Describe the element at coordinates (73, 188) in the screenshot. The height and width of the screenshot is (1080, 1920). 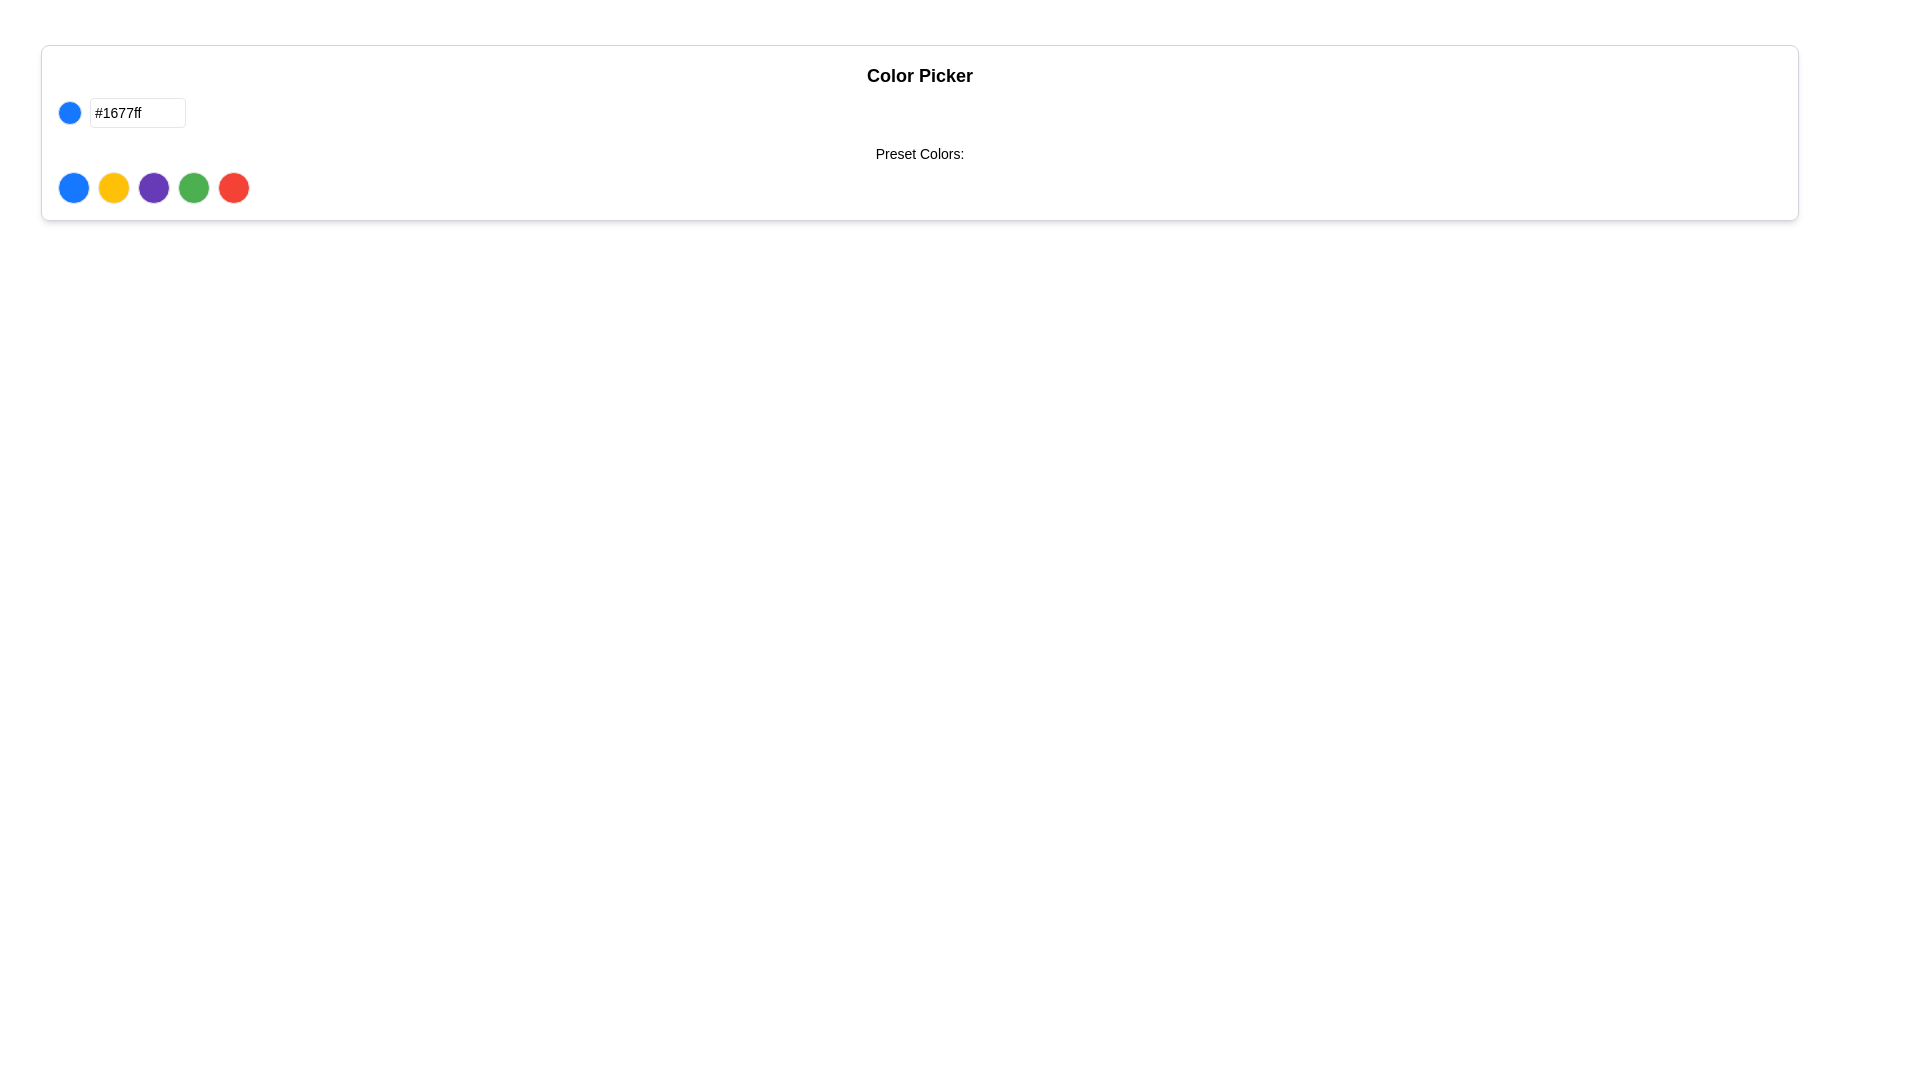
I see `the first circular button in the 'Preset Colors' row` at that location.